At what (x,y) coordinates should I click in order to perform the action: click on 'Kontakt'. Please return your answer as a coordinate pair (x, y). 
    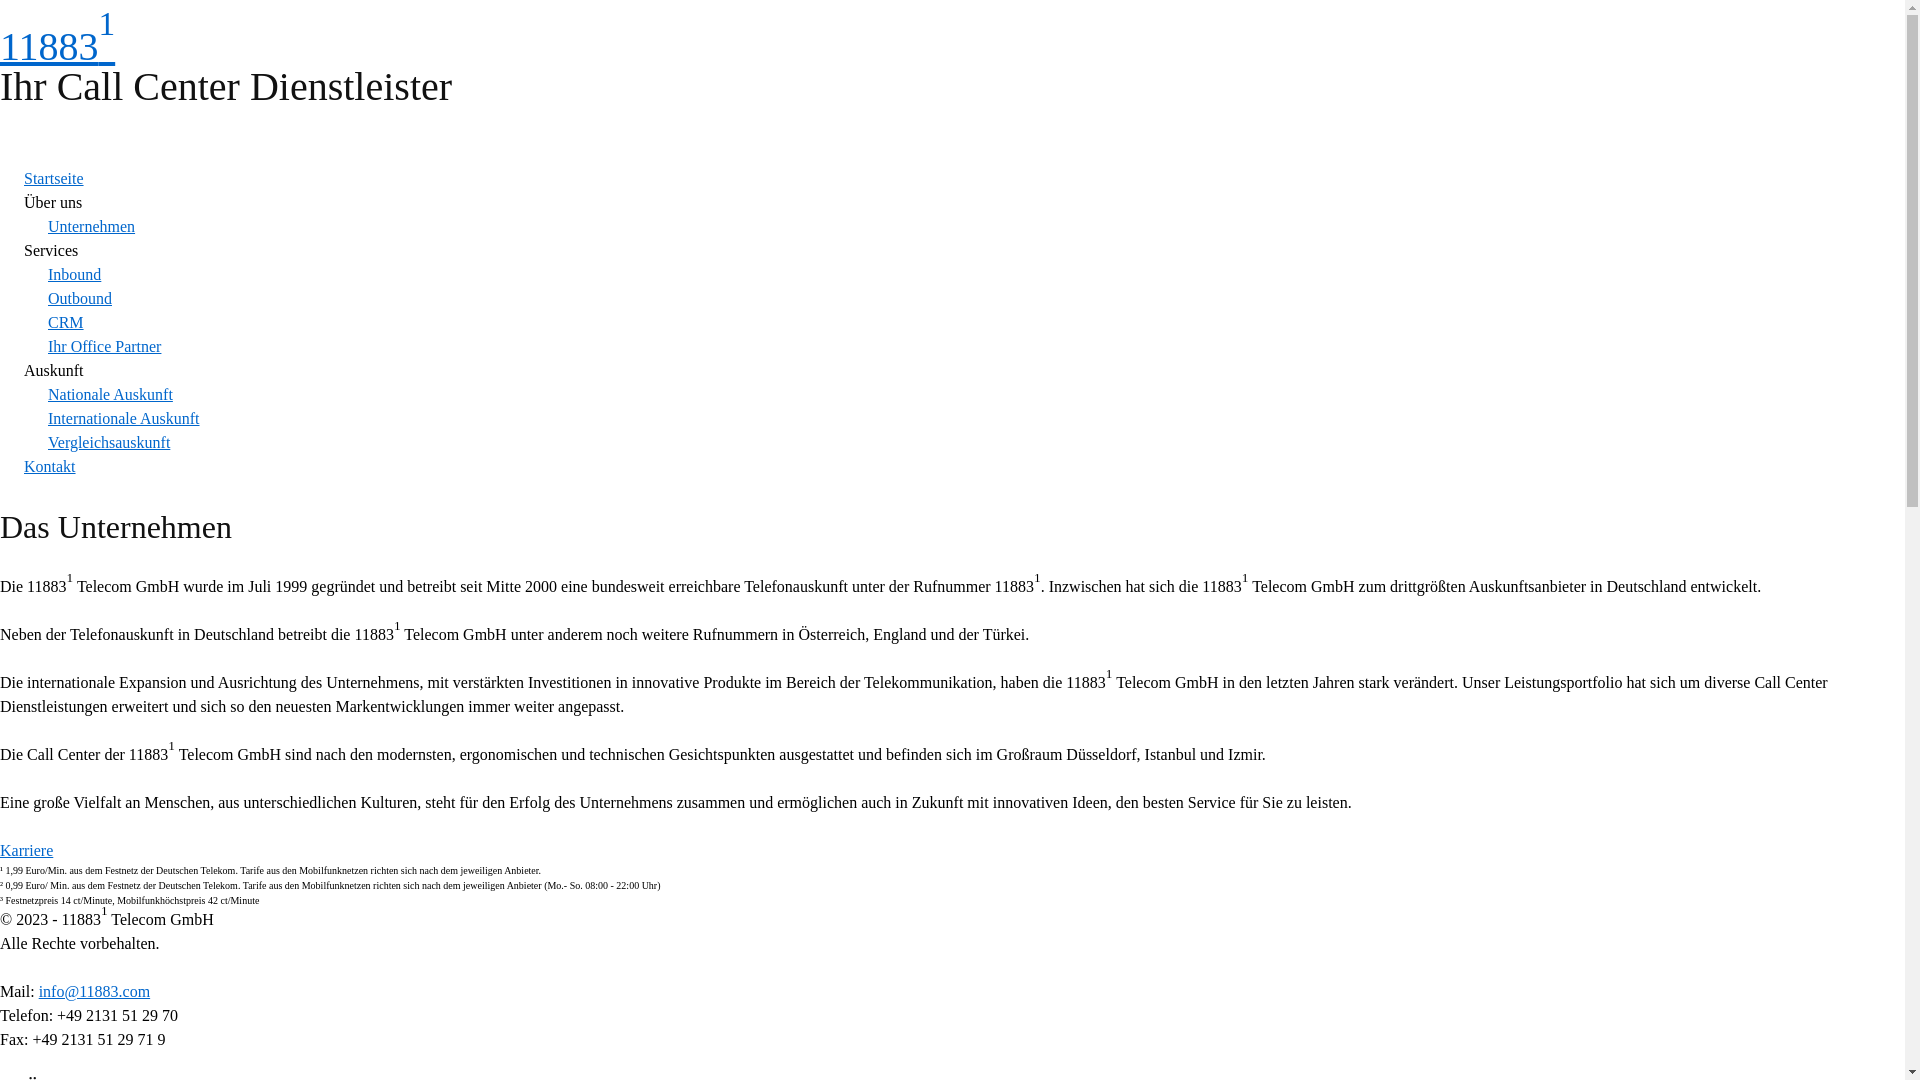
    Looking at the image, I should click on (24, 466).